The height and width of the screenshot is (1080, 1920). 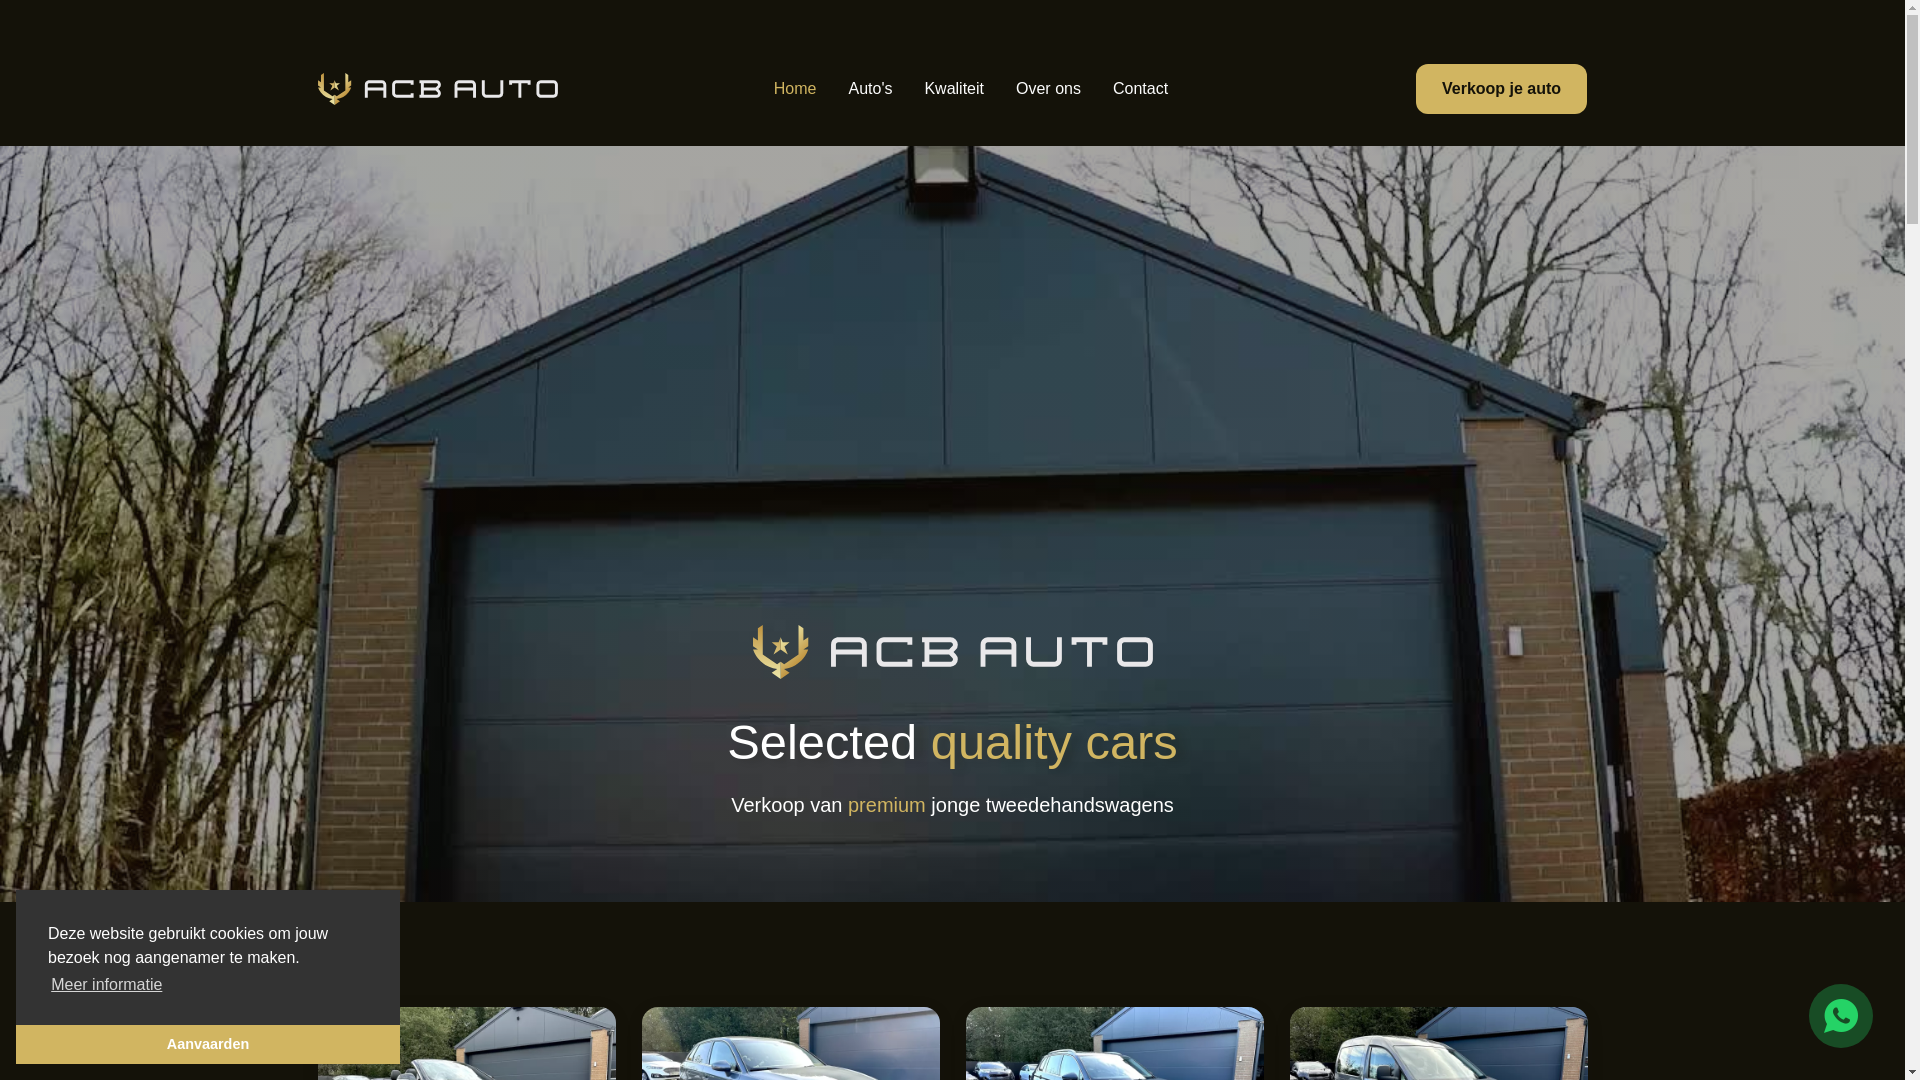 What do you see at coordinates (1140, 87) in the screenshot?
I see `'Contact'` at bounding box center [1140, 87].